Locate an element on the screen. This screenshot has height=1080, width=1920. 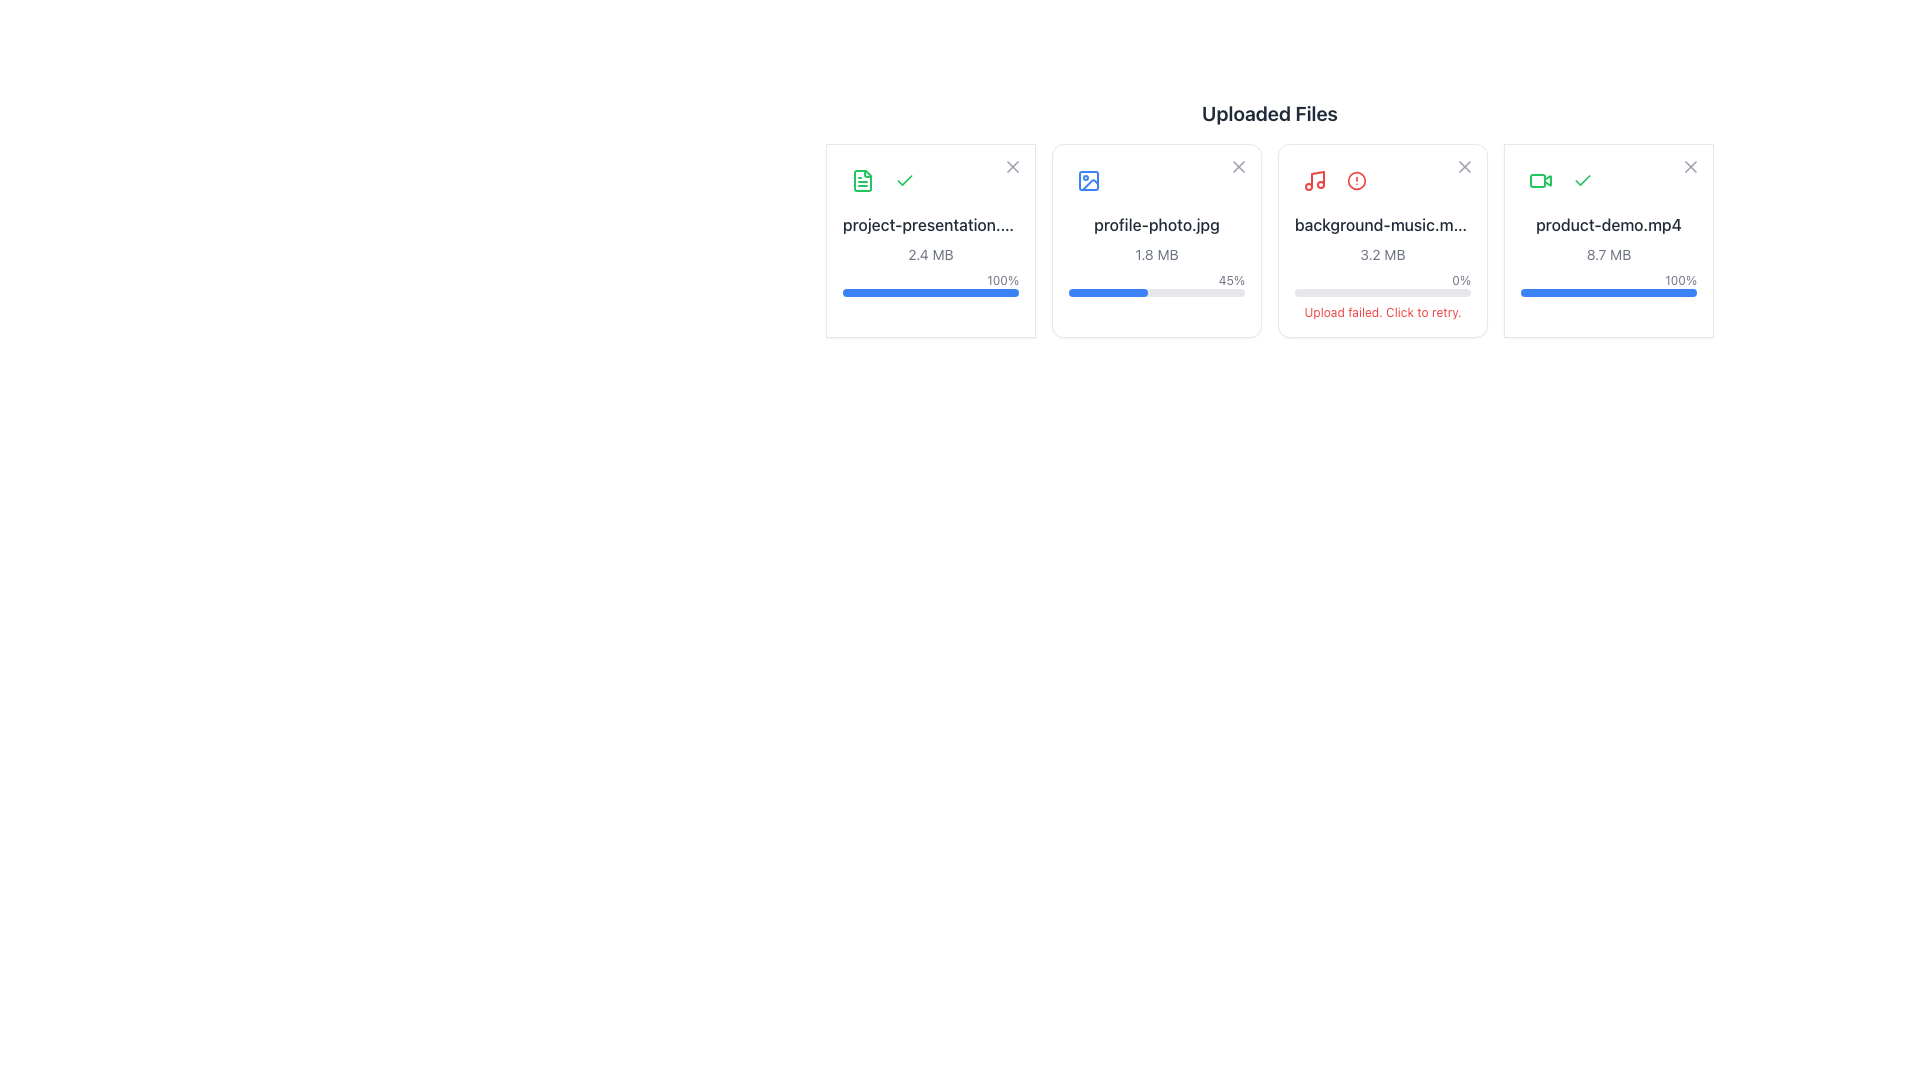
the upload progress for 'profile-photo.jpg' is located at coordinates (1074, 293).